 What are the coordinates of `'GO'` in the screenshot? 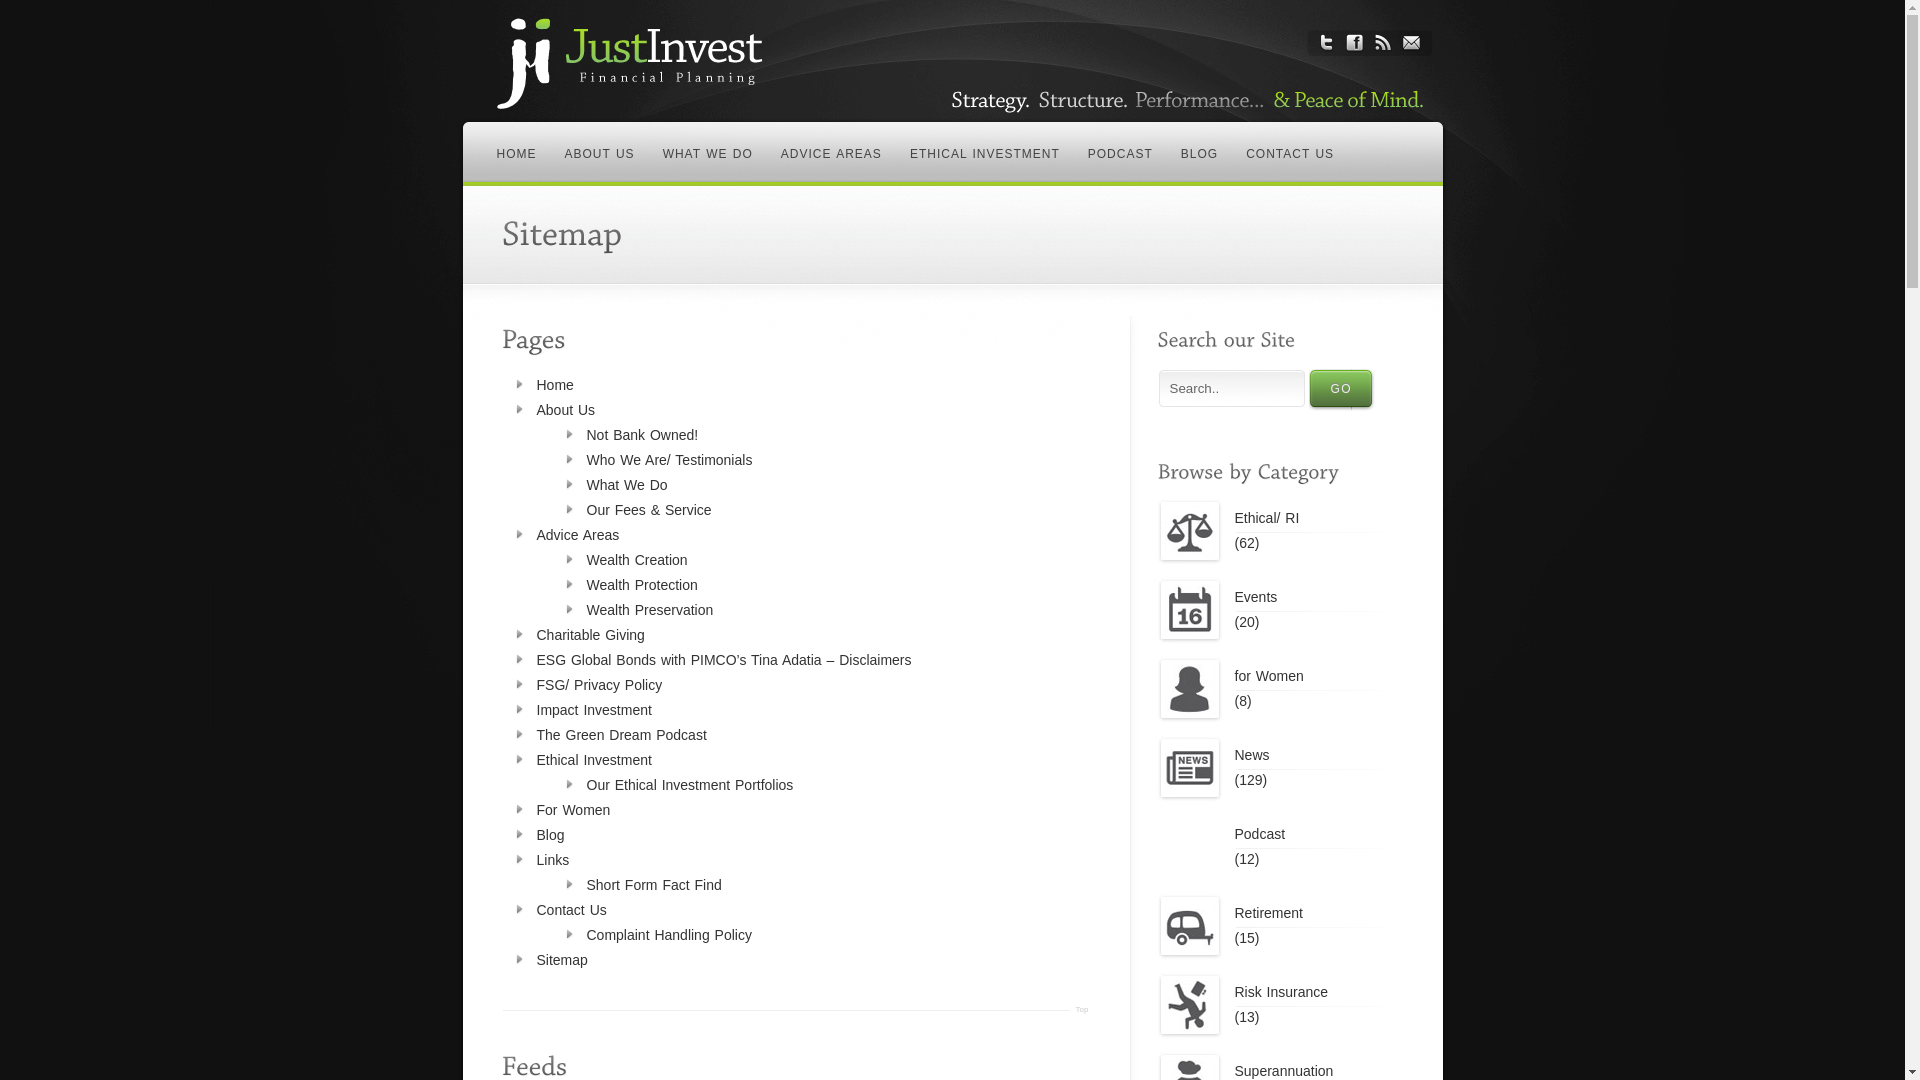 It's located at (1342, 389).